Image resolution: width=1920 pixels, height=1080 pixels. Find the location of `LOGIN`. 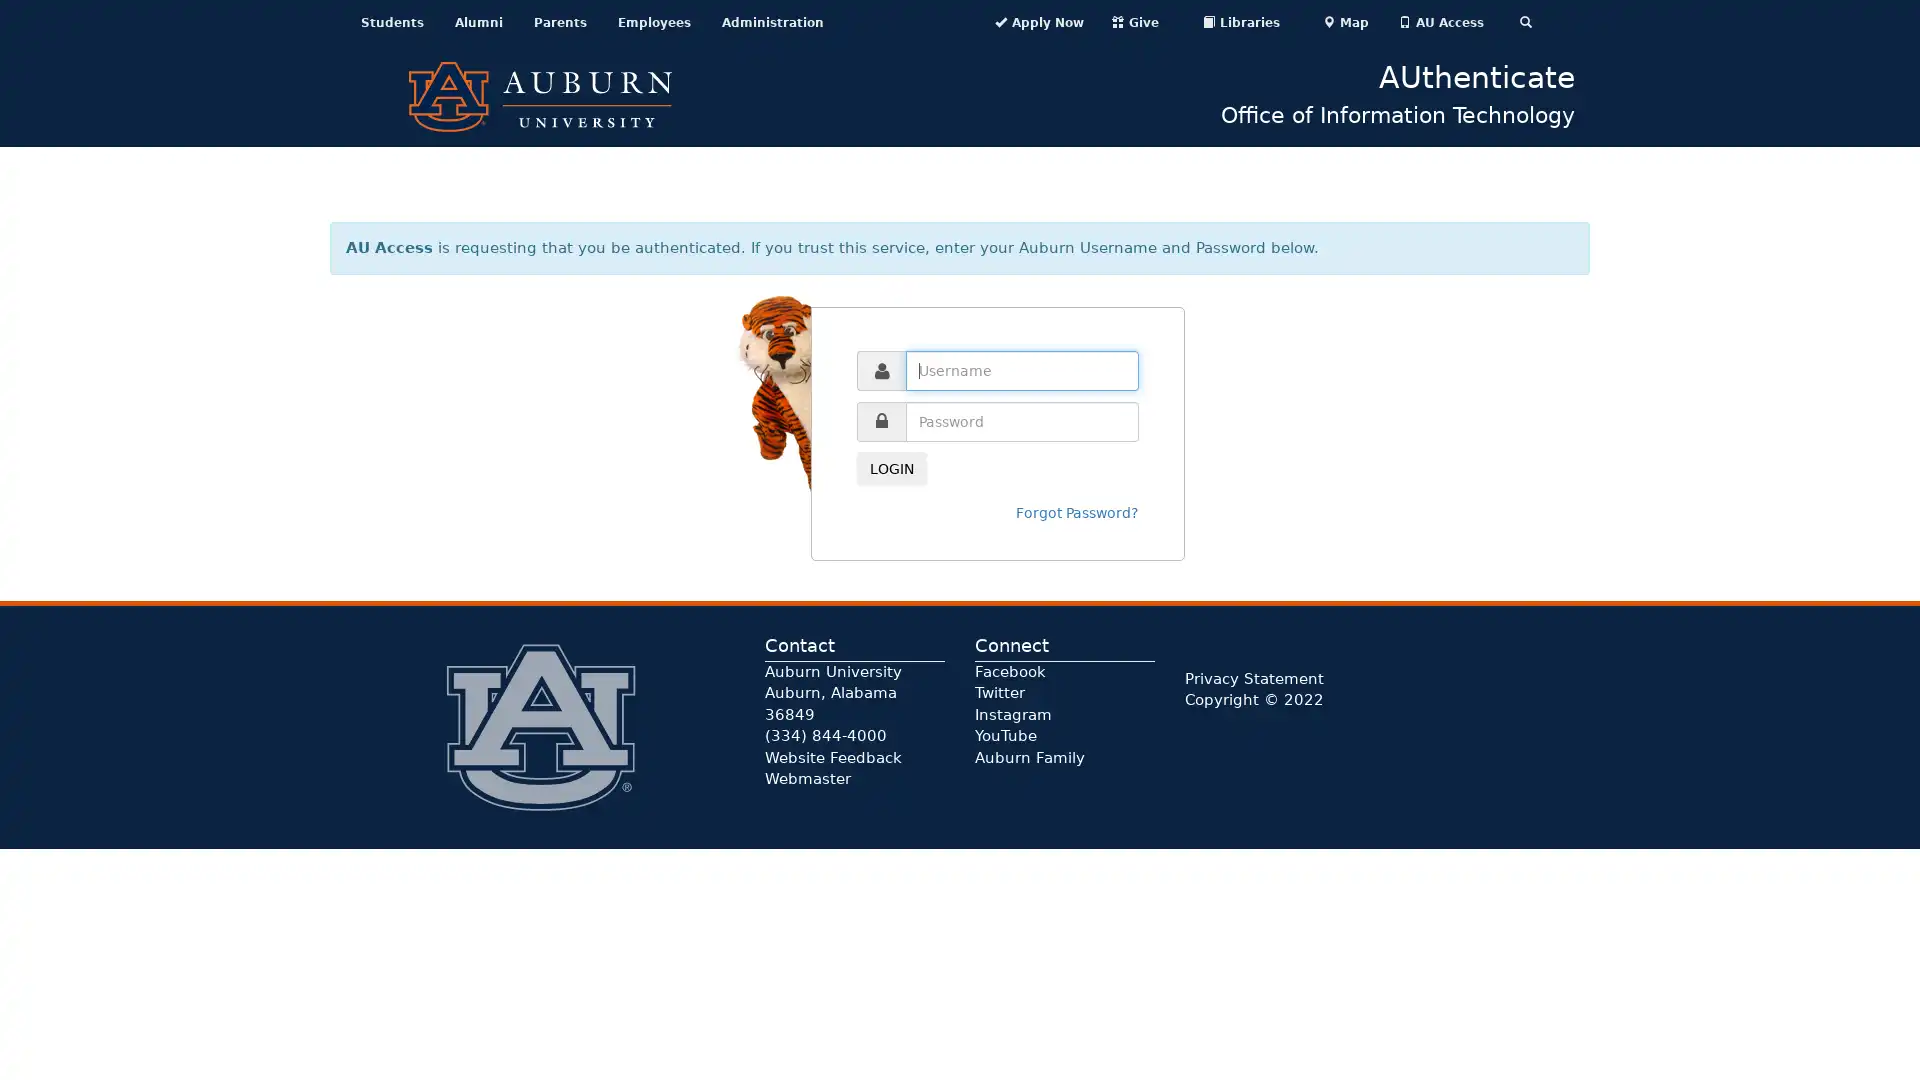

LOGIN is located at coordinates (891, 469).